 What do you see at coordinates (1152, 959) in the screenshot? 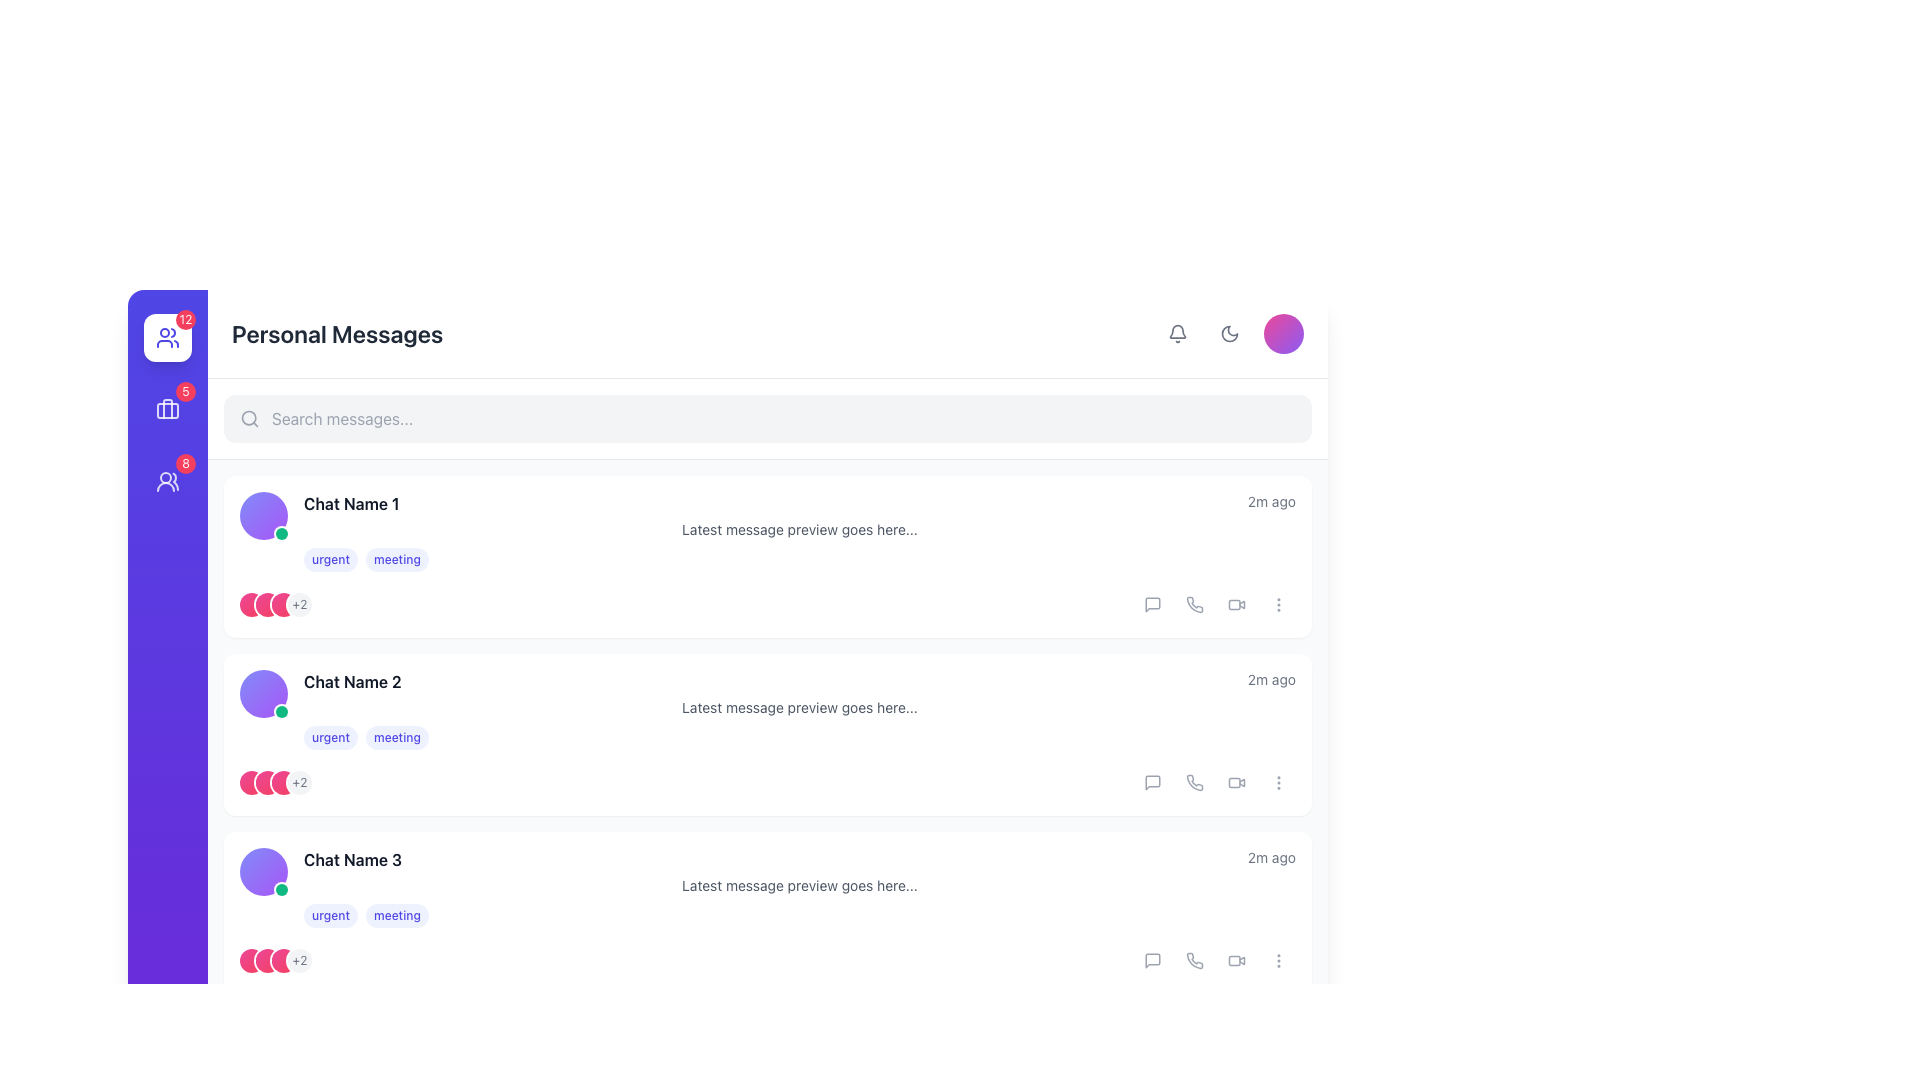
I see `the small speech bubble icon, which is the first icon in the sequence of interactive icons located to the far right of the third chat preview pane` at bounding box center [1152, 959].